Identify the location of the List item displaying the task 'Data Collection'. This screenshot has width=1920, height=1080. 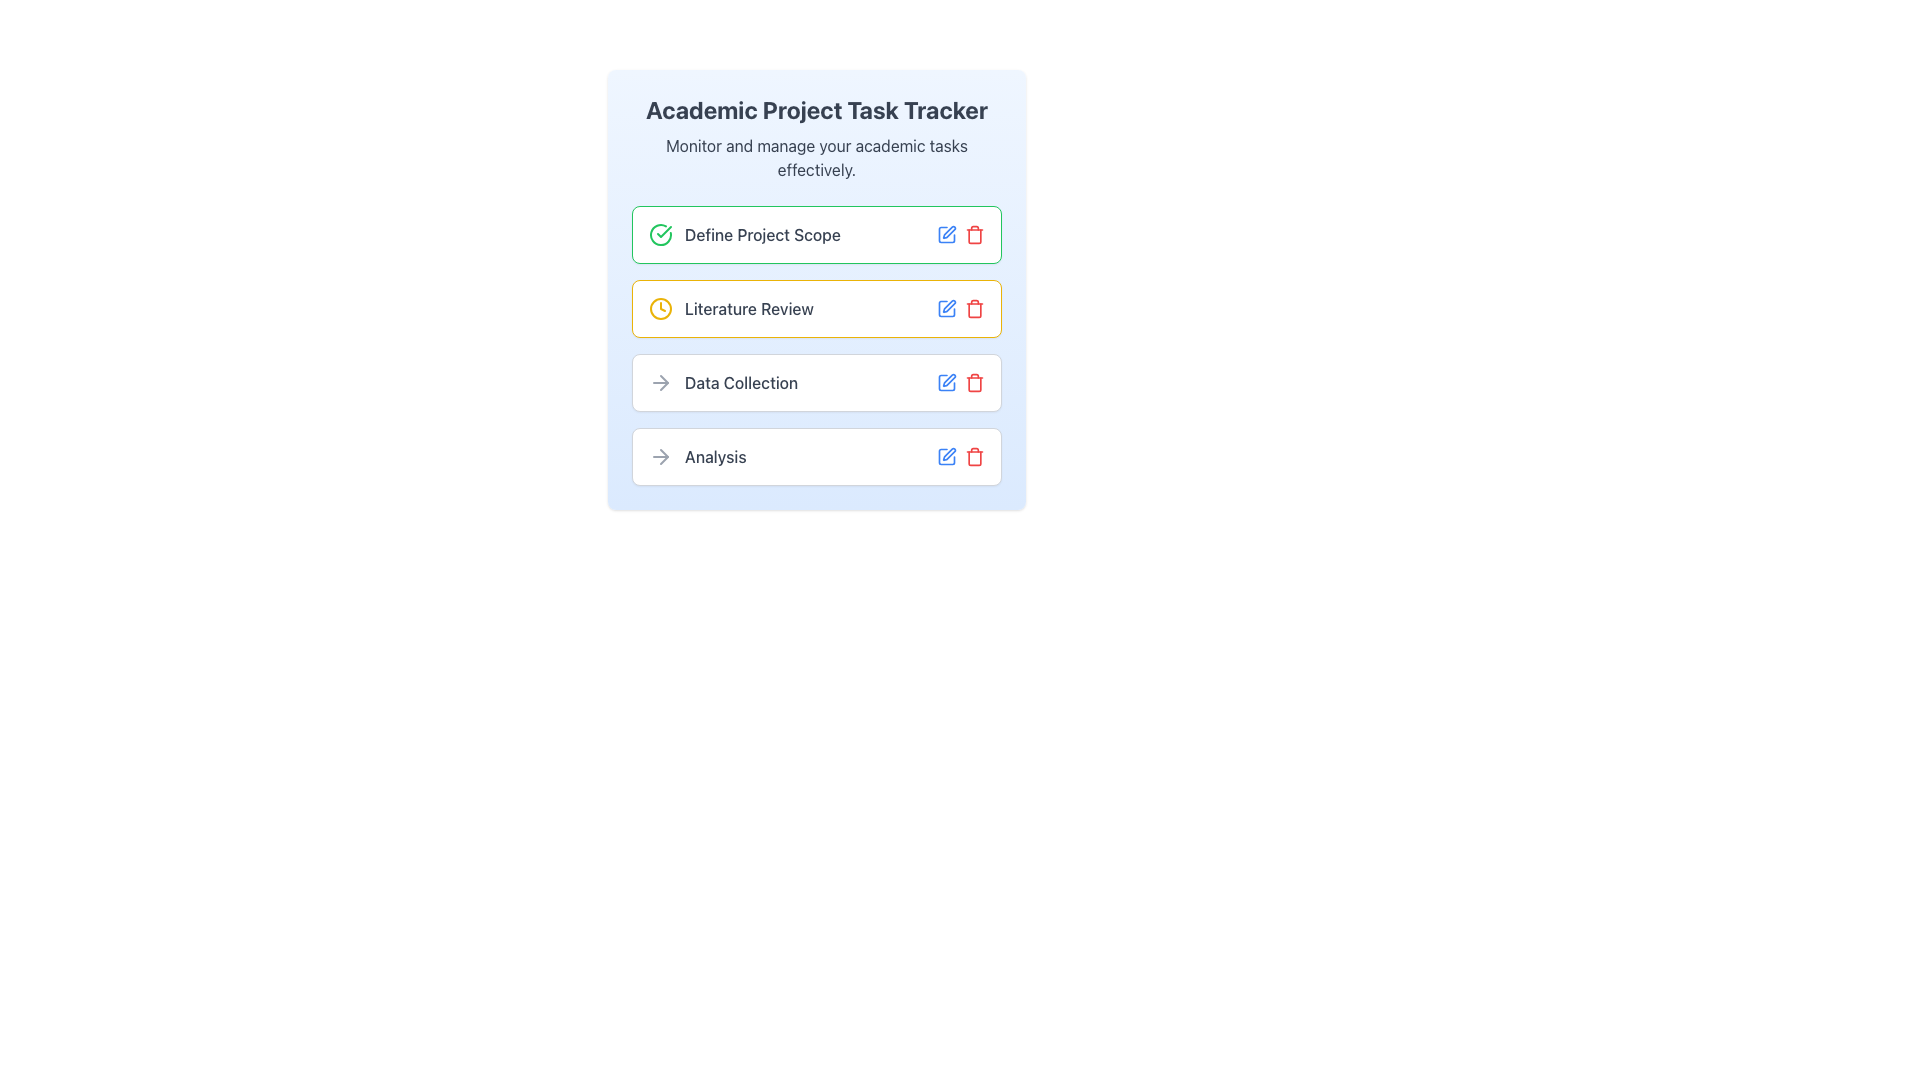
(816, 382).